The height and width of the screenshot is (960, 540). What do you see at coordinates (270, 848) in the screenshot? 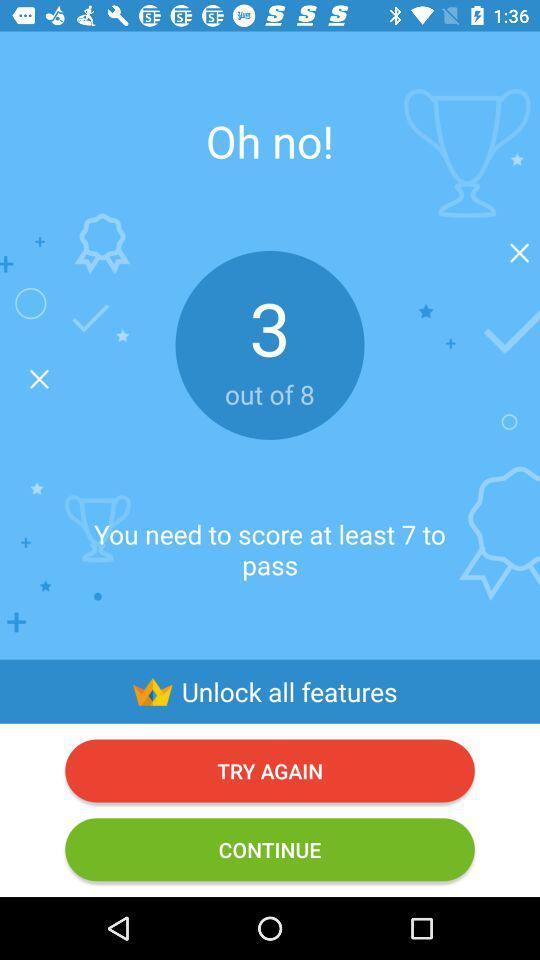
I see `the continue item` at bounding box center [270, 848].